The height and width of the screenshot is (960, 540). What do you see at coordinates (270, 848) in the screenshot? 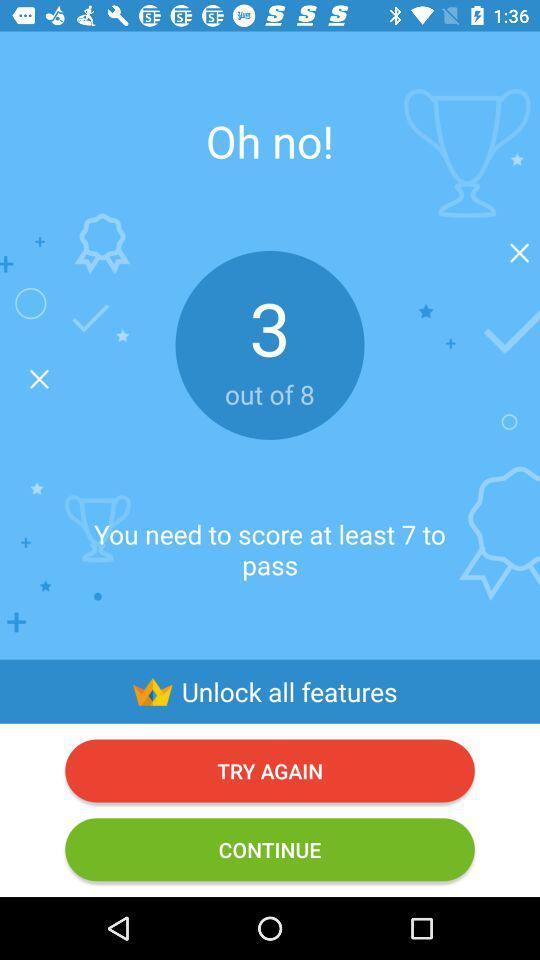
I see `the continue item` at bounding box center [270, 848].